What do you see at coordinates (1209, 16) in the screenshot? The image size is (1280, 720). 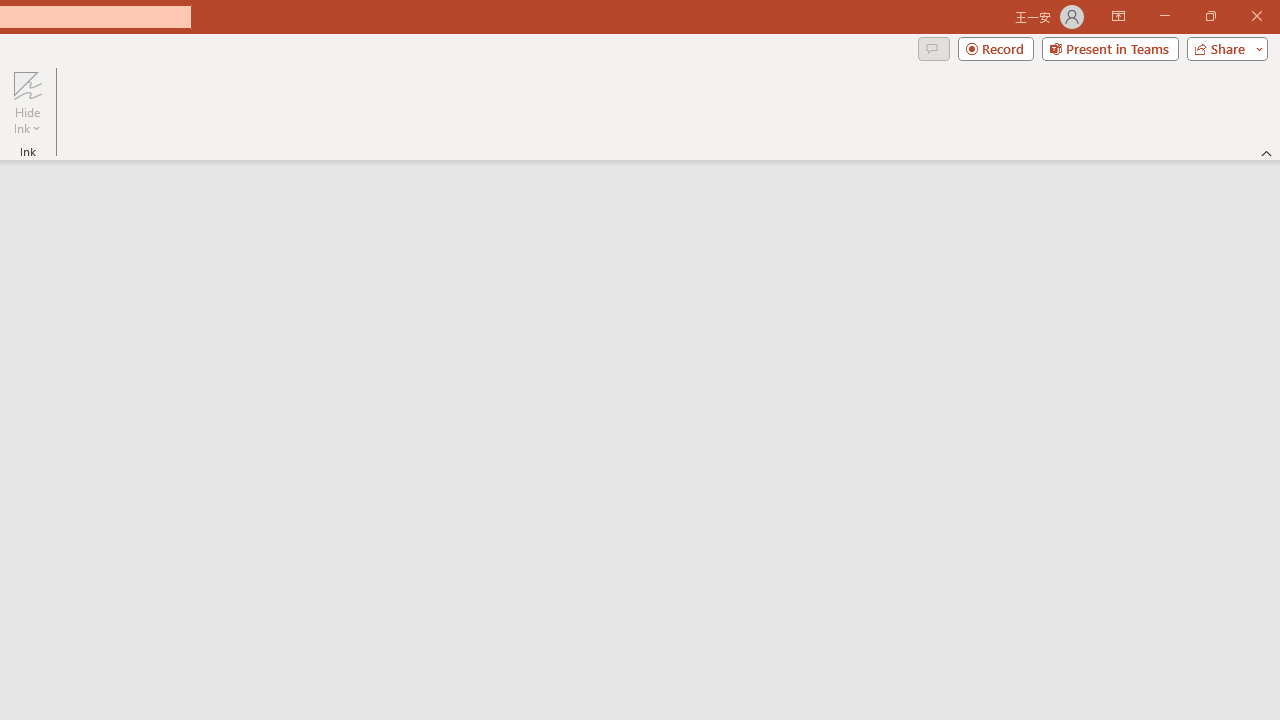 I see `'Restore Down'` at bounding box center [1209, 16].